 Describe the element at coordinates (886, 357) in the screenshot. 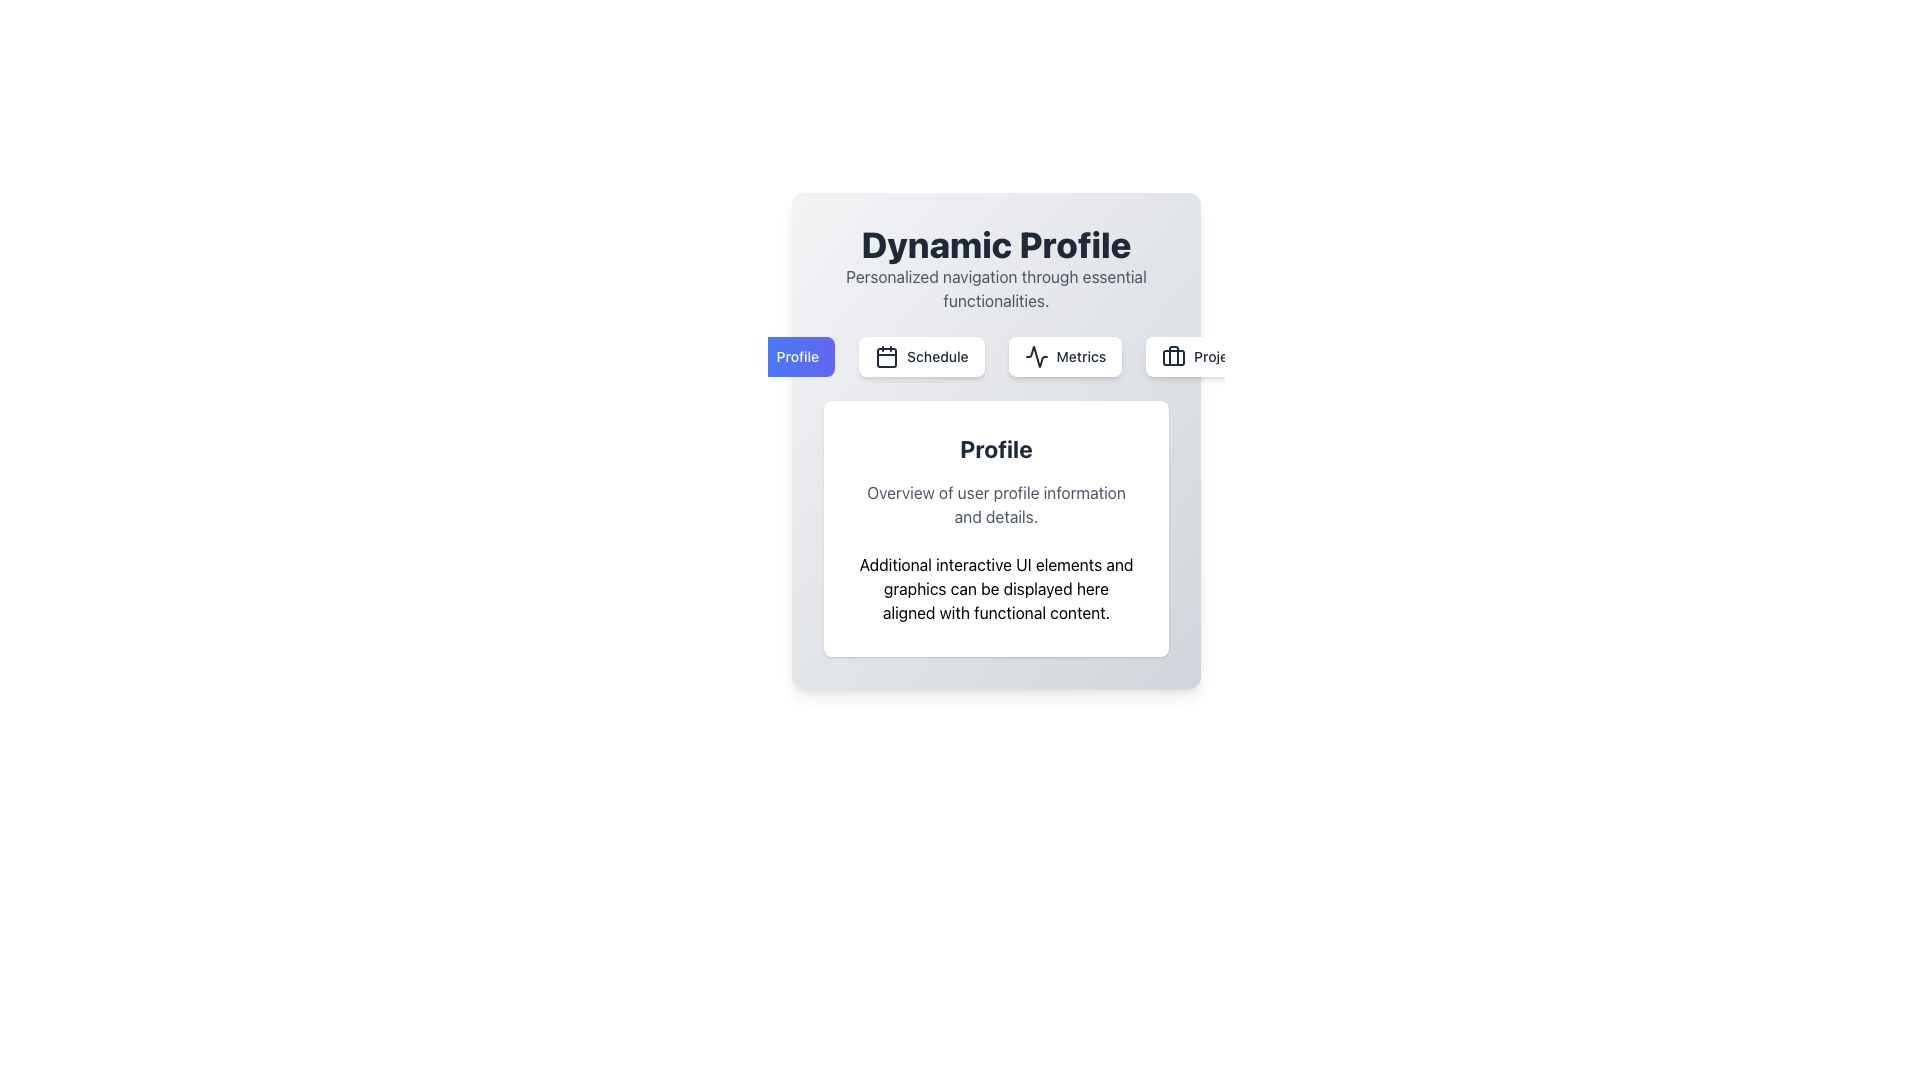

I see `the central rectangular SVG graphical element of the calendar icon in the navigation bar, which is part of a larger scheduling feature` at that location.